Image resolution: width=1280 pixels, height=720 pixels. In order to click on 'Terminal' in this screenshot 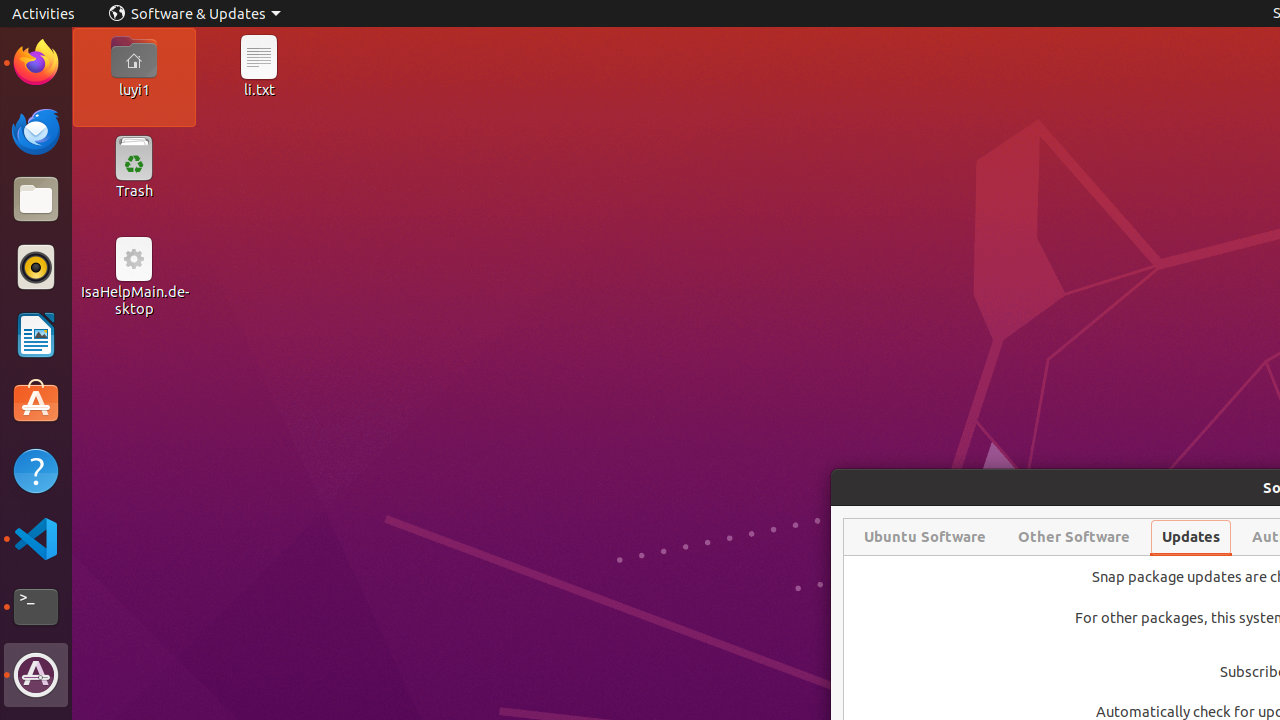, I will do `click(35, 606)`.